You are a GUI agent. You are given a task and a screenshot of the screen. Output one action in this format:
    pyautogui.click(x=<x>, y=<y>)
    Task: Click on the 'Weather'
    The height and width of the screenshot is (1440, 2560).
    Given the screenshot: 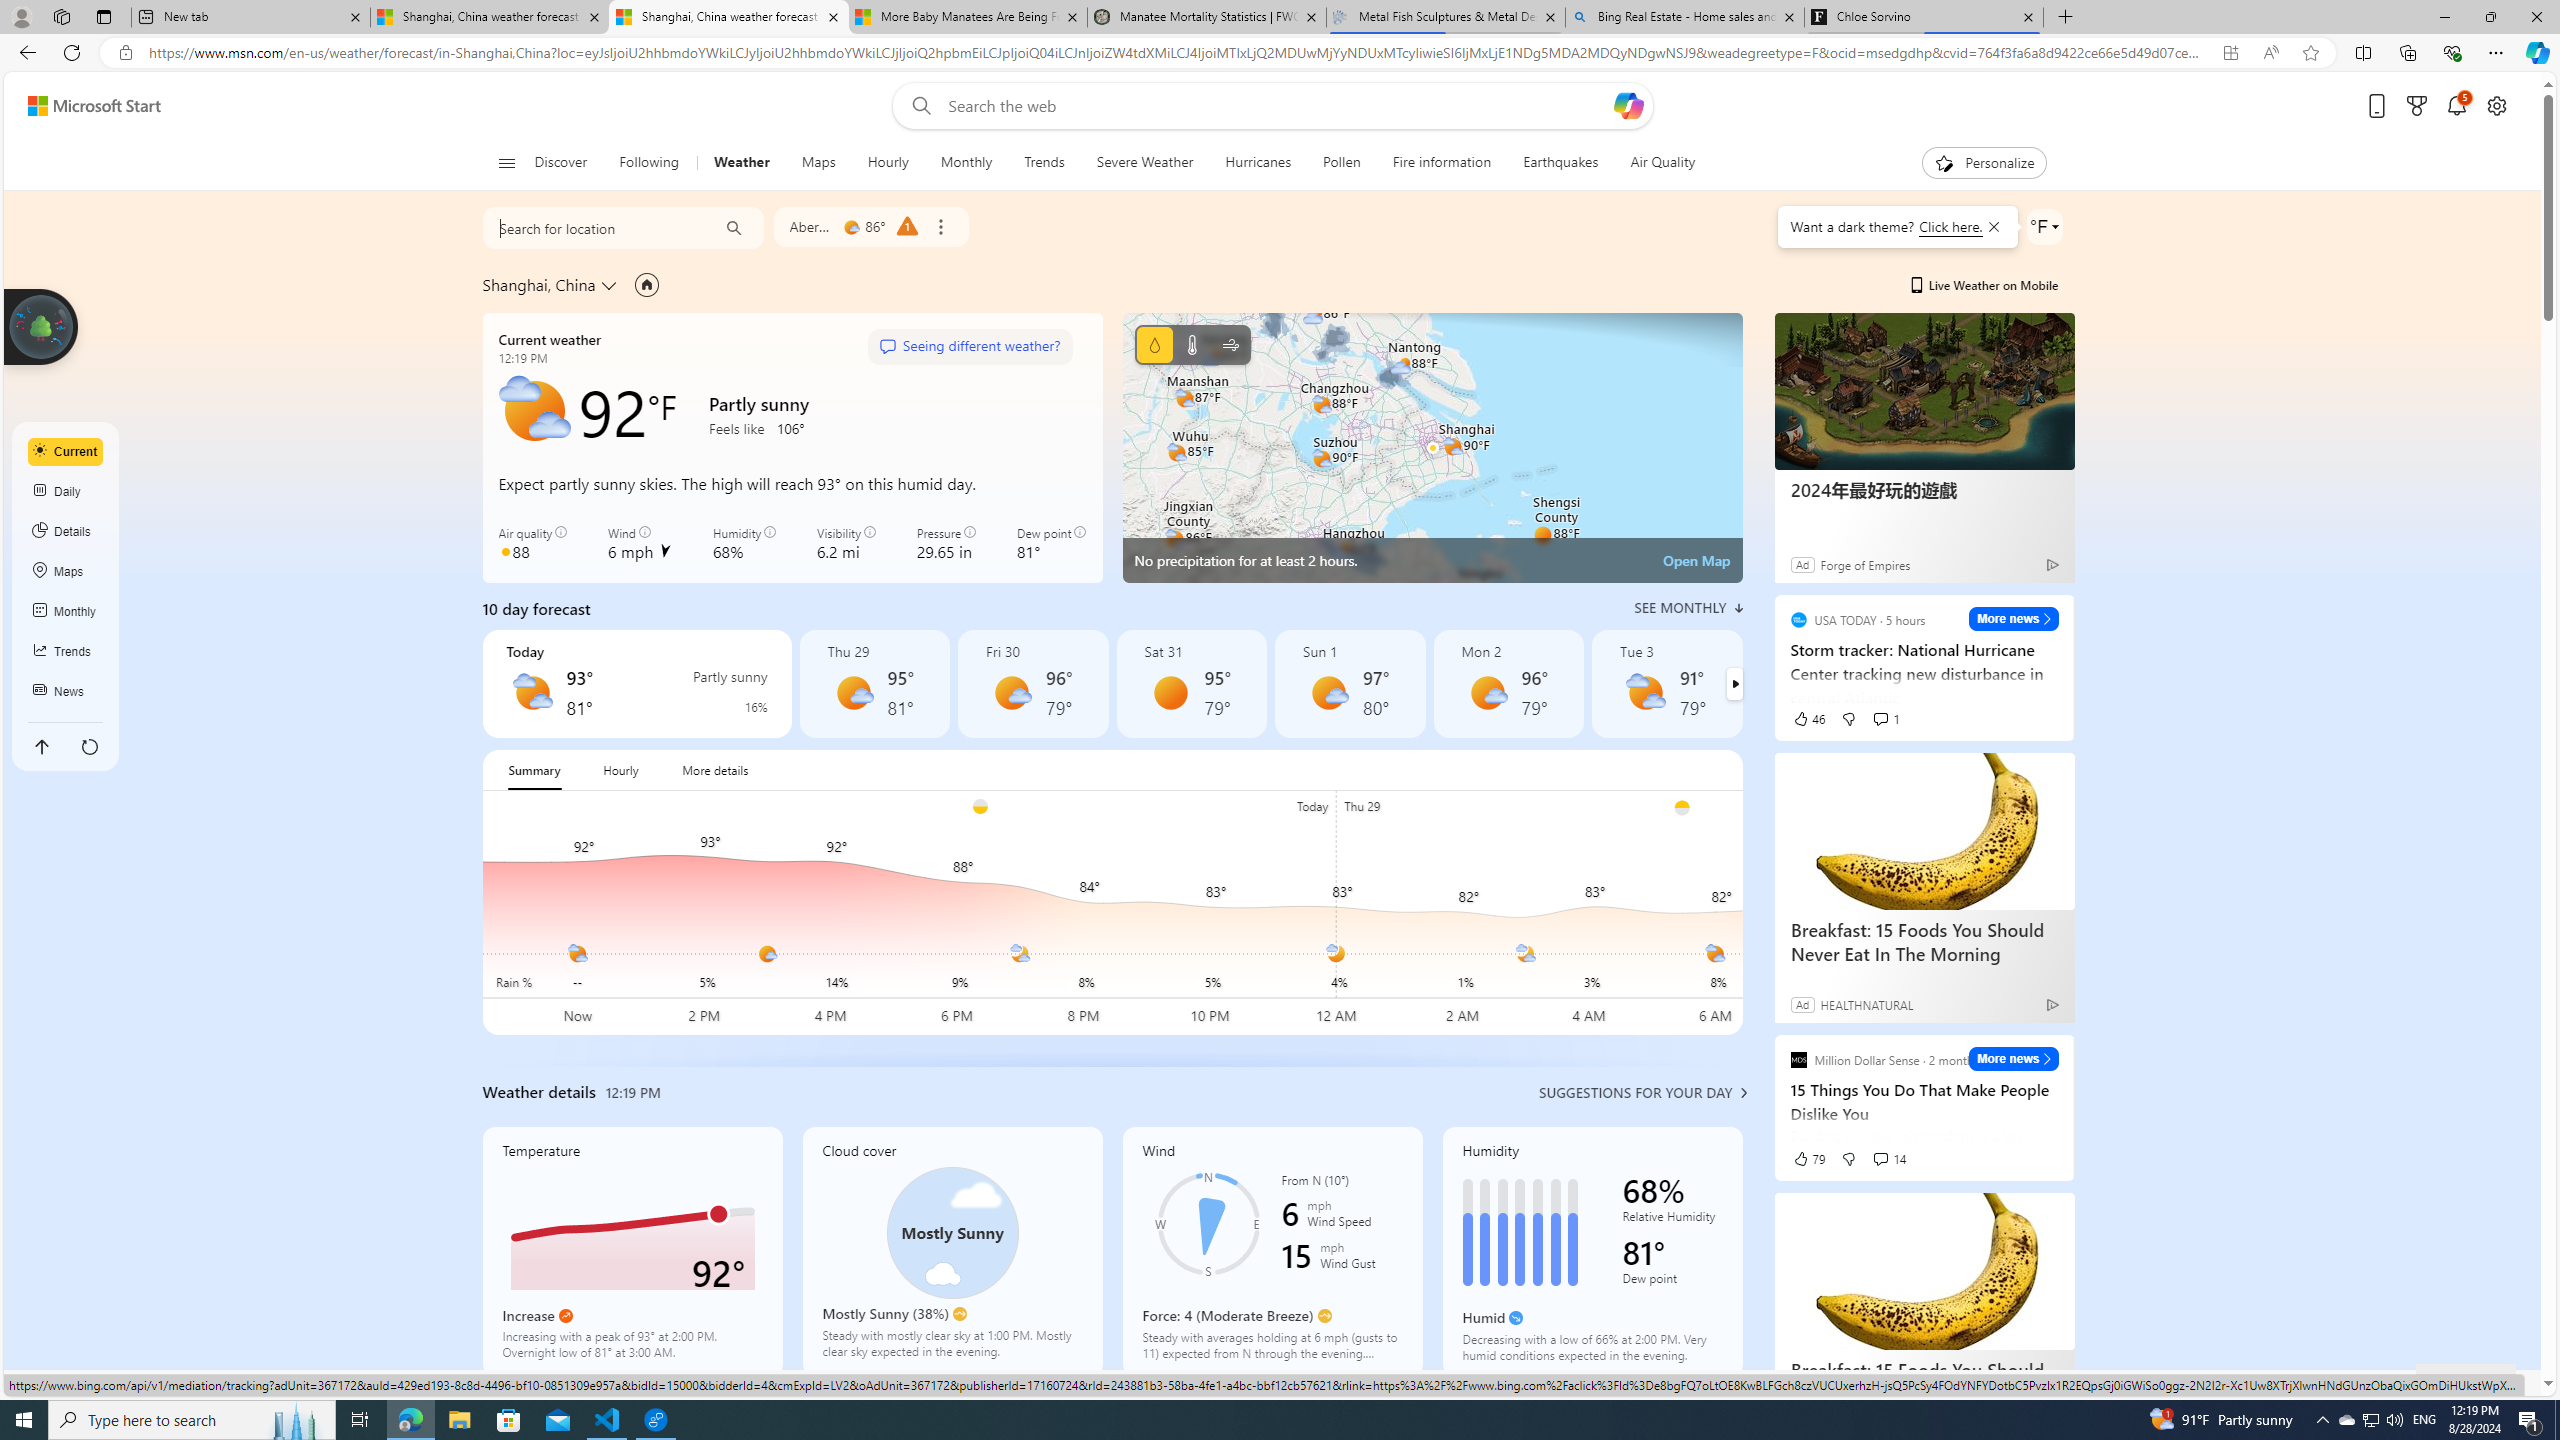 What is the action you would take?
    pyautogui.click(x=741, y=162)
    